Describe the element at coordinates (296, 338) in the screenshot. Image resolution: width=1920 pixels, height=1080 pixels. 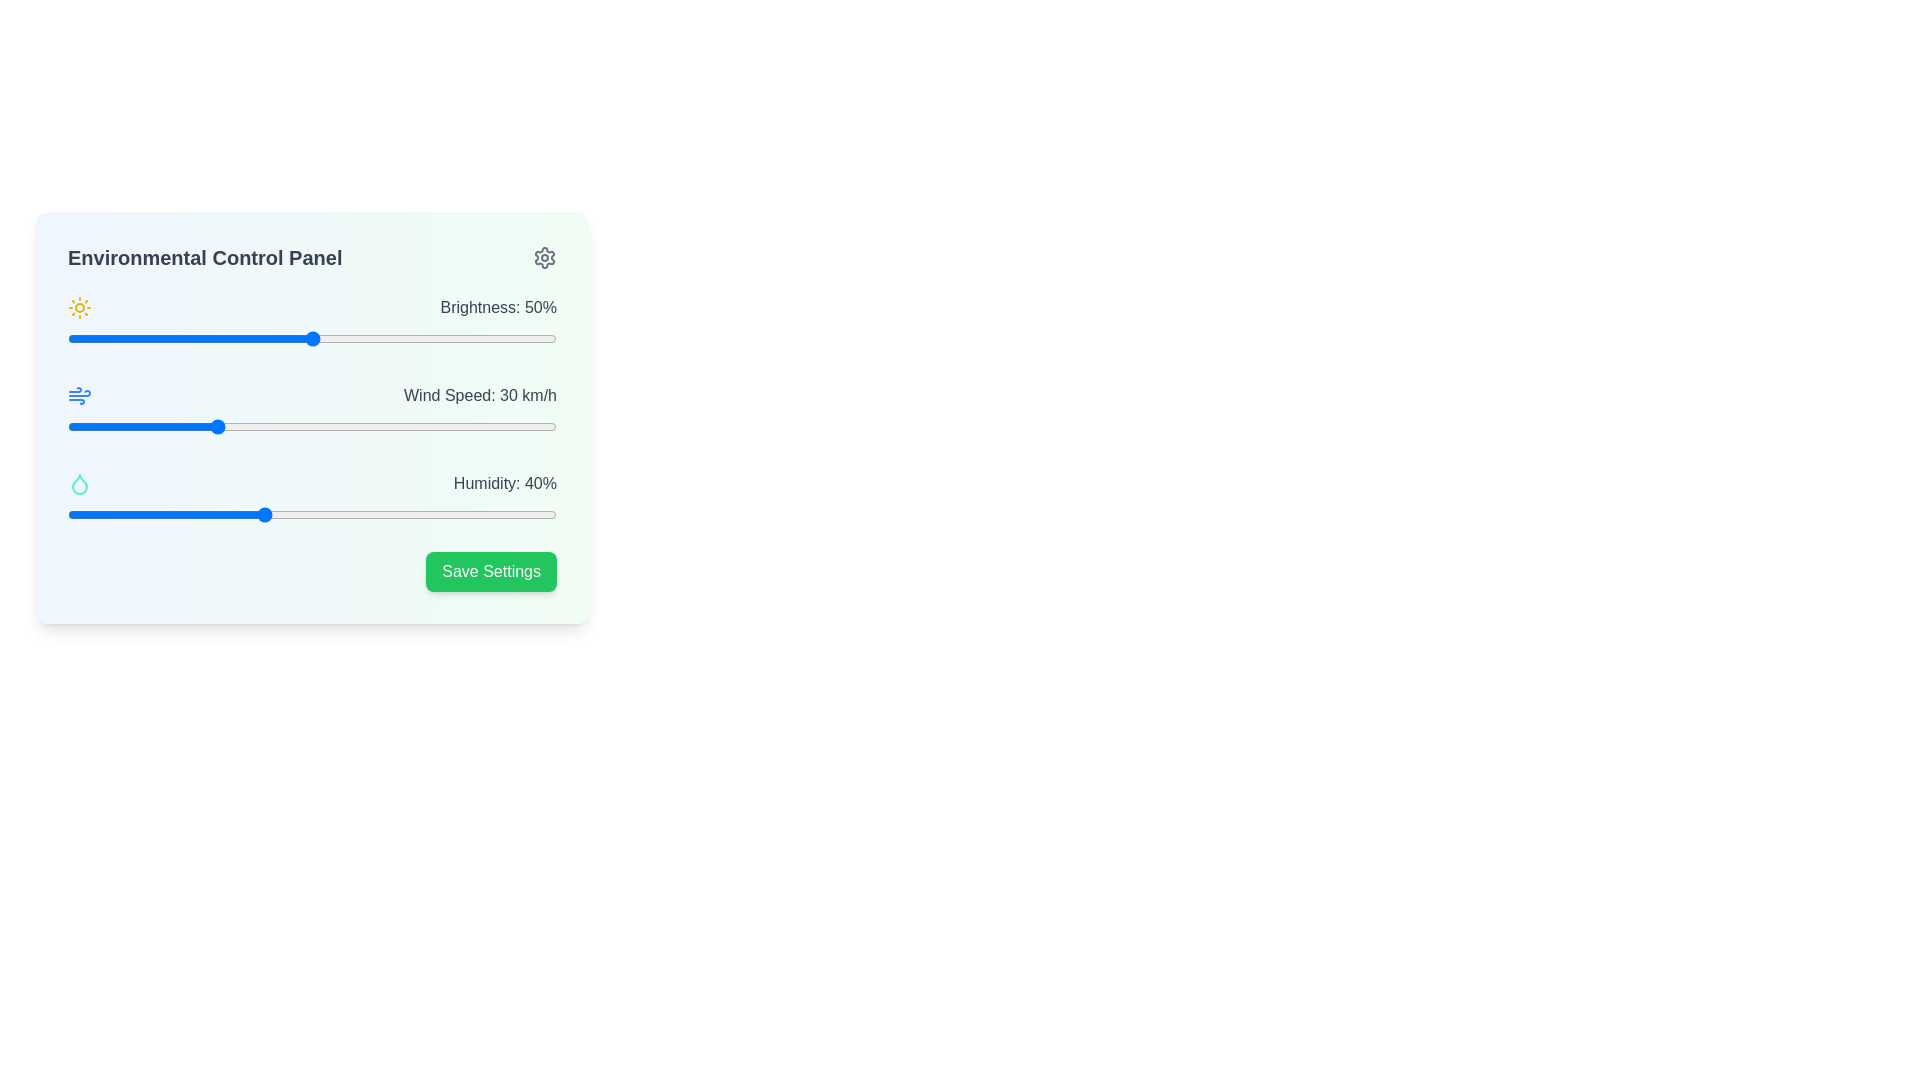
I see `the slider value` at that location.